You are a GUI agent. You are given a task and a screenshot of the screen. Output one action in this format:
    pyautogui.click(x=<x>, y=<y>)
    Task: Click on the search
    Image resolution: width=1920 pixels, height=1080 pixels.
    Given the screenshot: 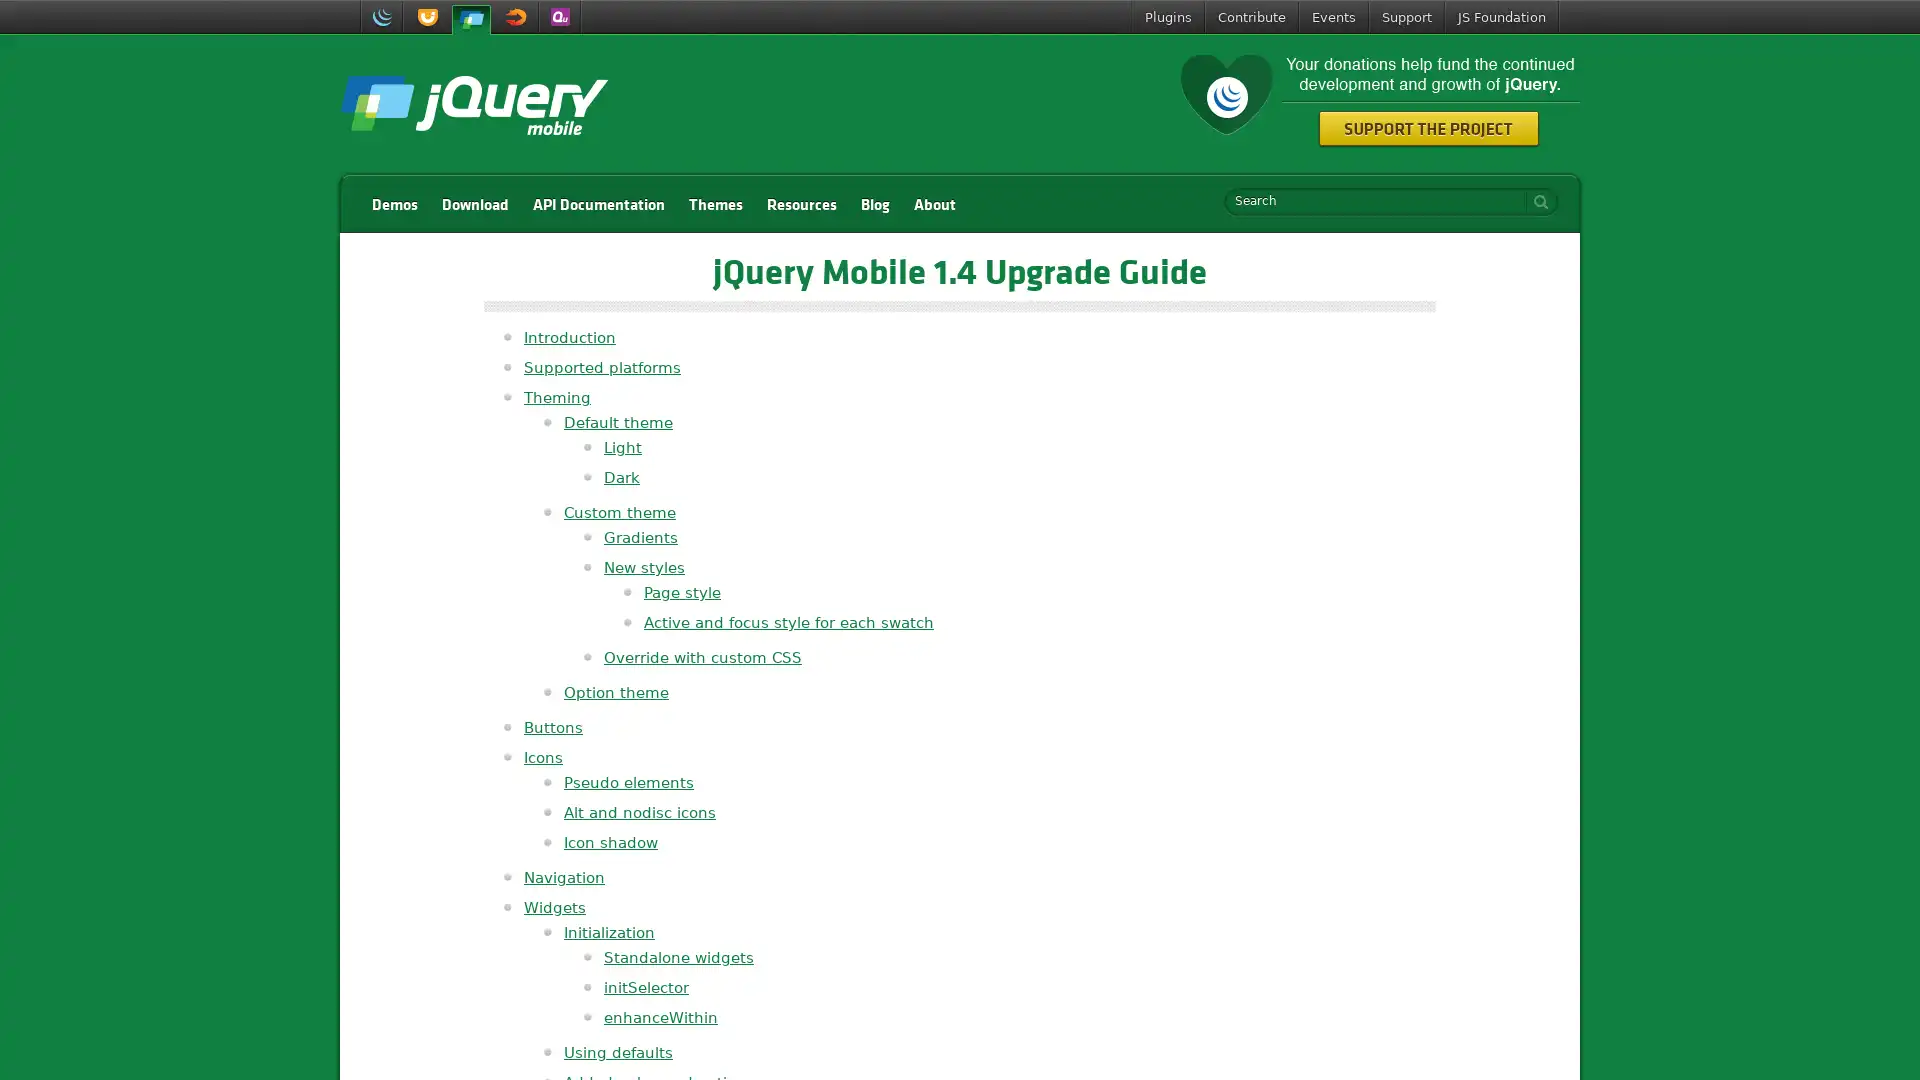 What is the action you would take?
    pyautogui.click(x=1535, y=201)
    